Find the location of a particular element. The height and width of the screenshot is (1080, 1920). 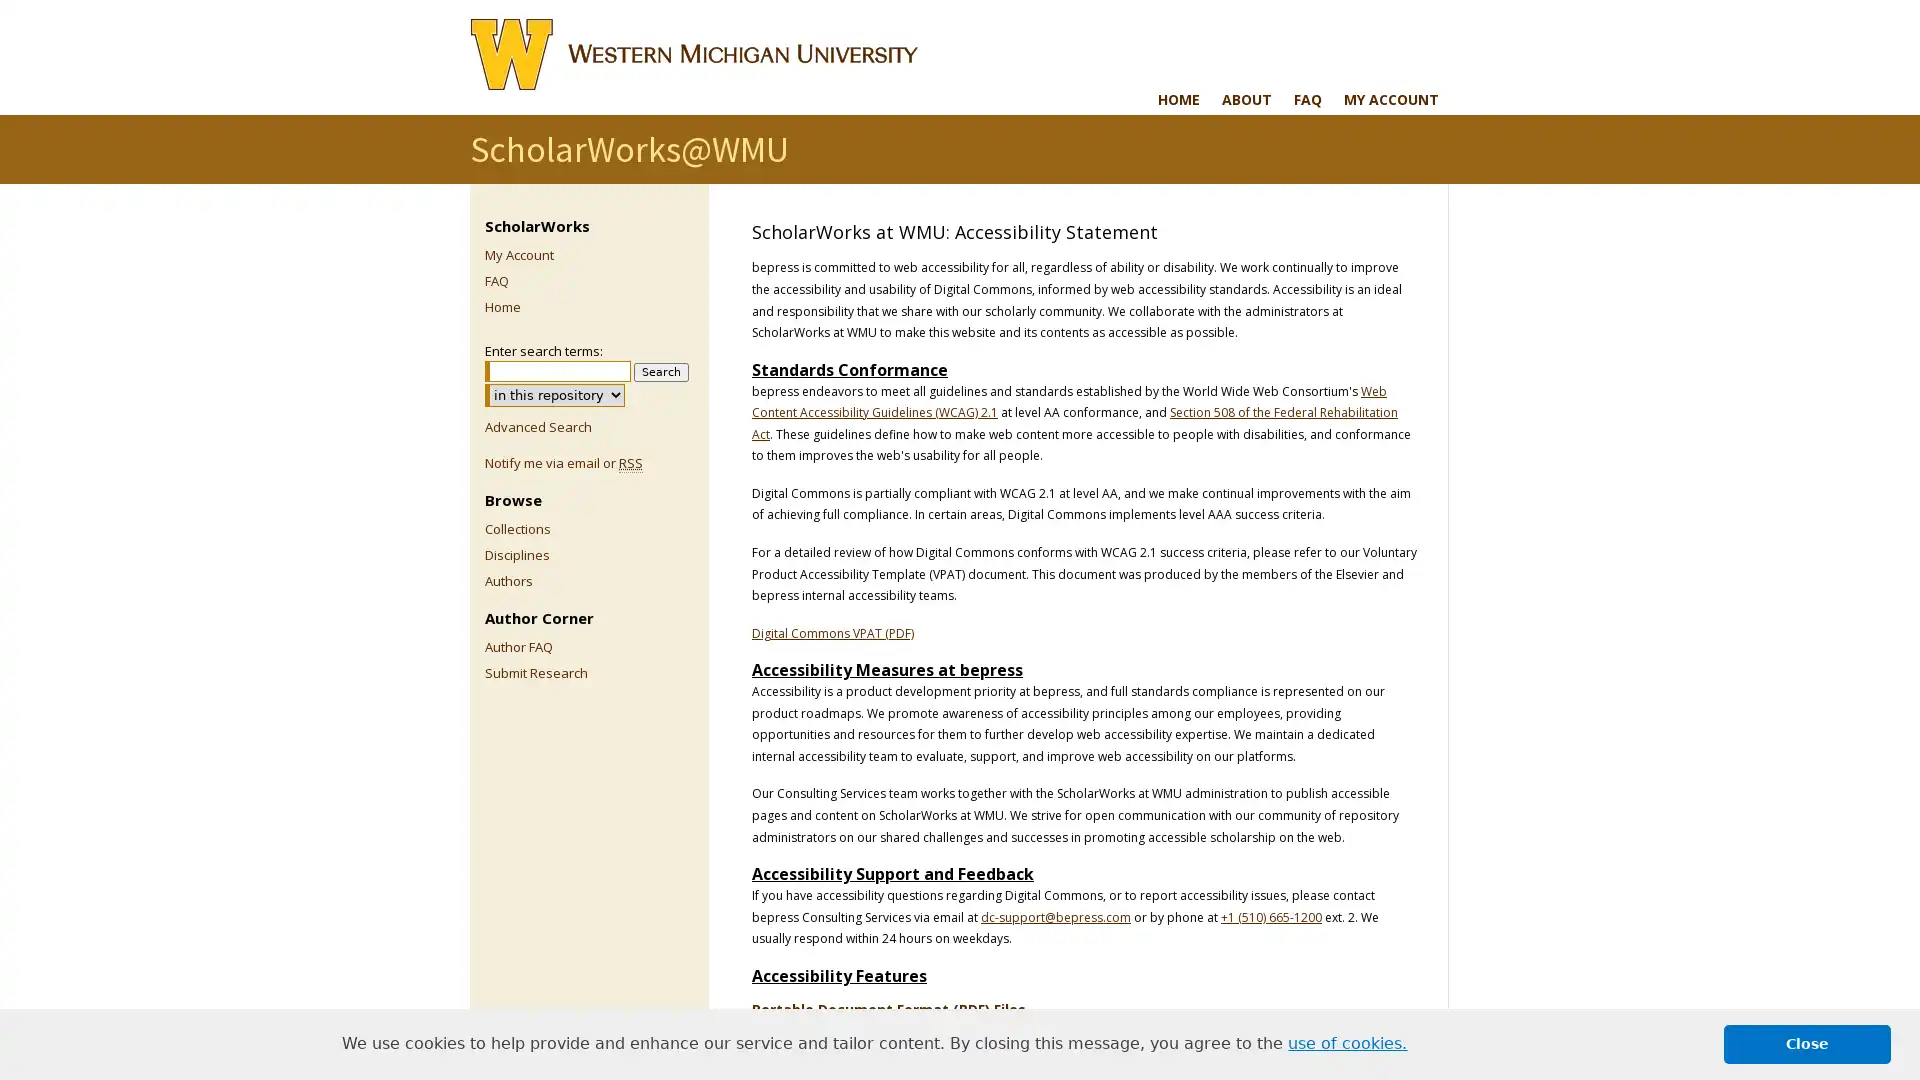

learn more about cookies is located at coordinates (1347, 1043).